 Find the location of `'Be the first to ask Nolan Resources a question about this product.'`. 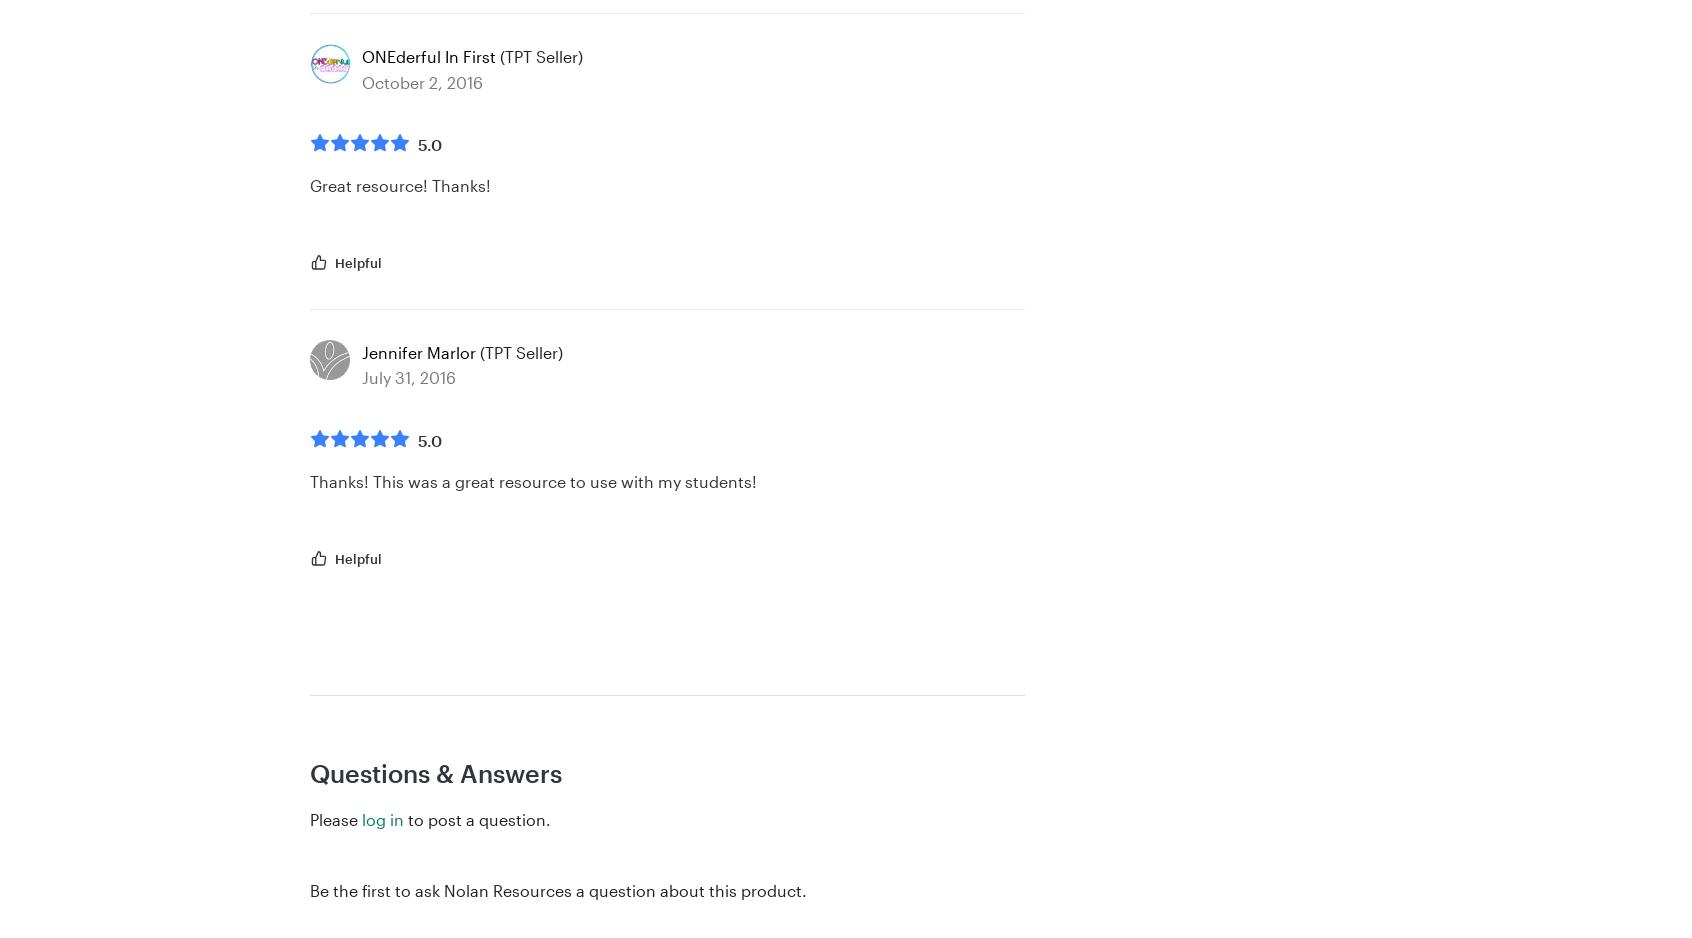

'Be the first to ask Nolan Resources a question about this product.' is located at coordinates (308, 890).